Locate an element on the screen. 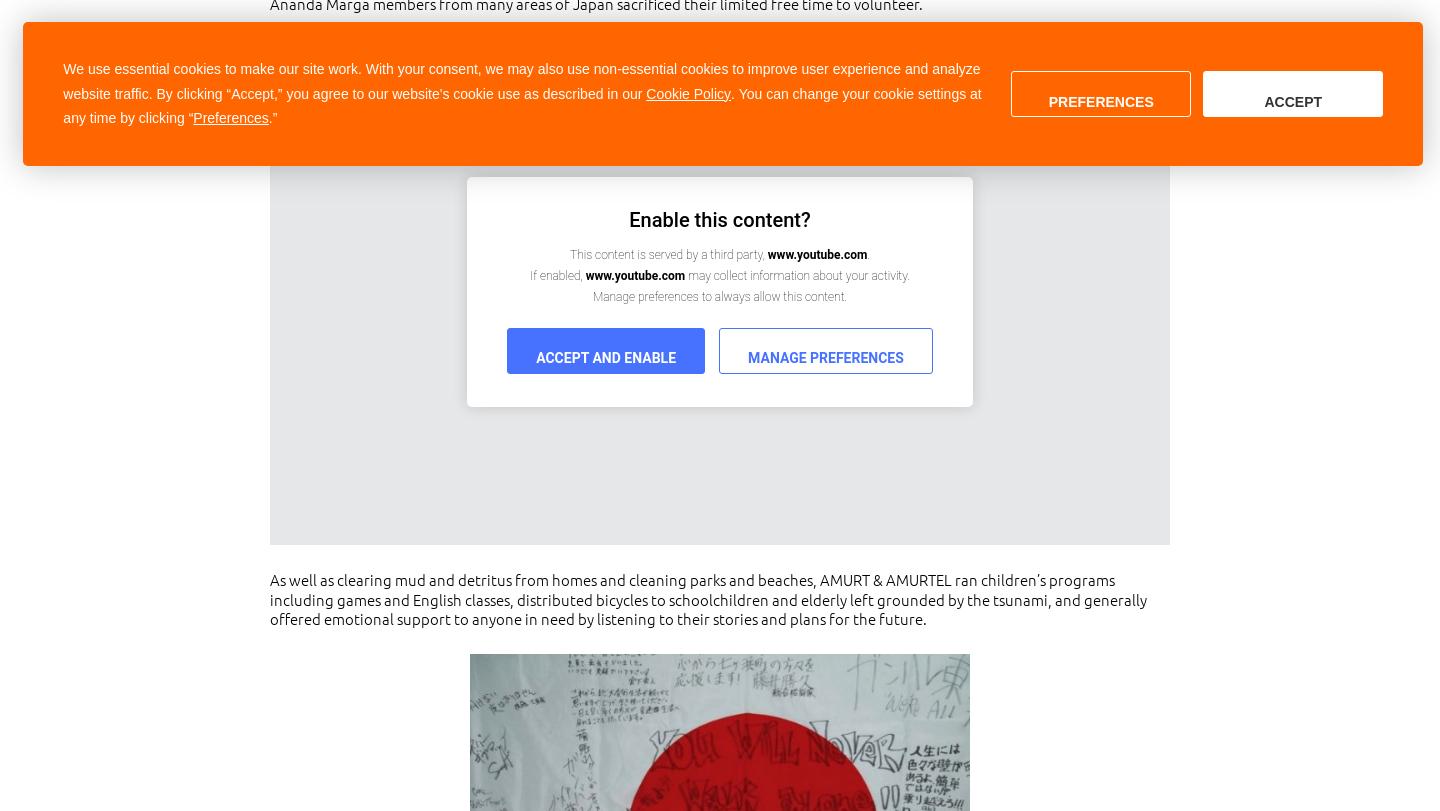 This screenshot has width=1440, height=811. 'Enable this content?' is located at coordinates (719, 220).